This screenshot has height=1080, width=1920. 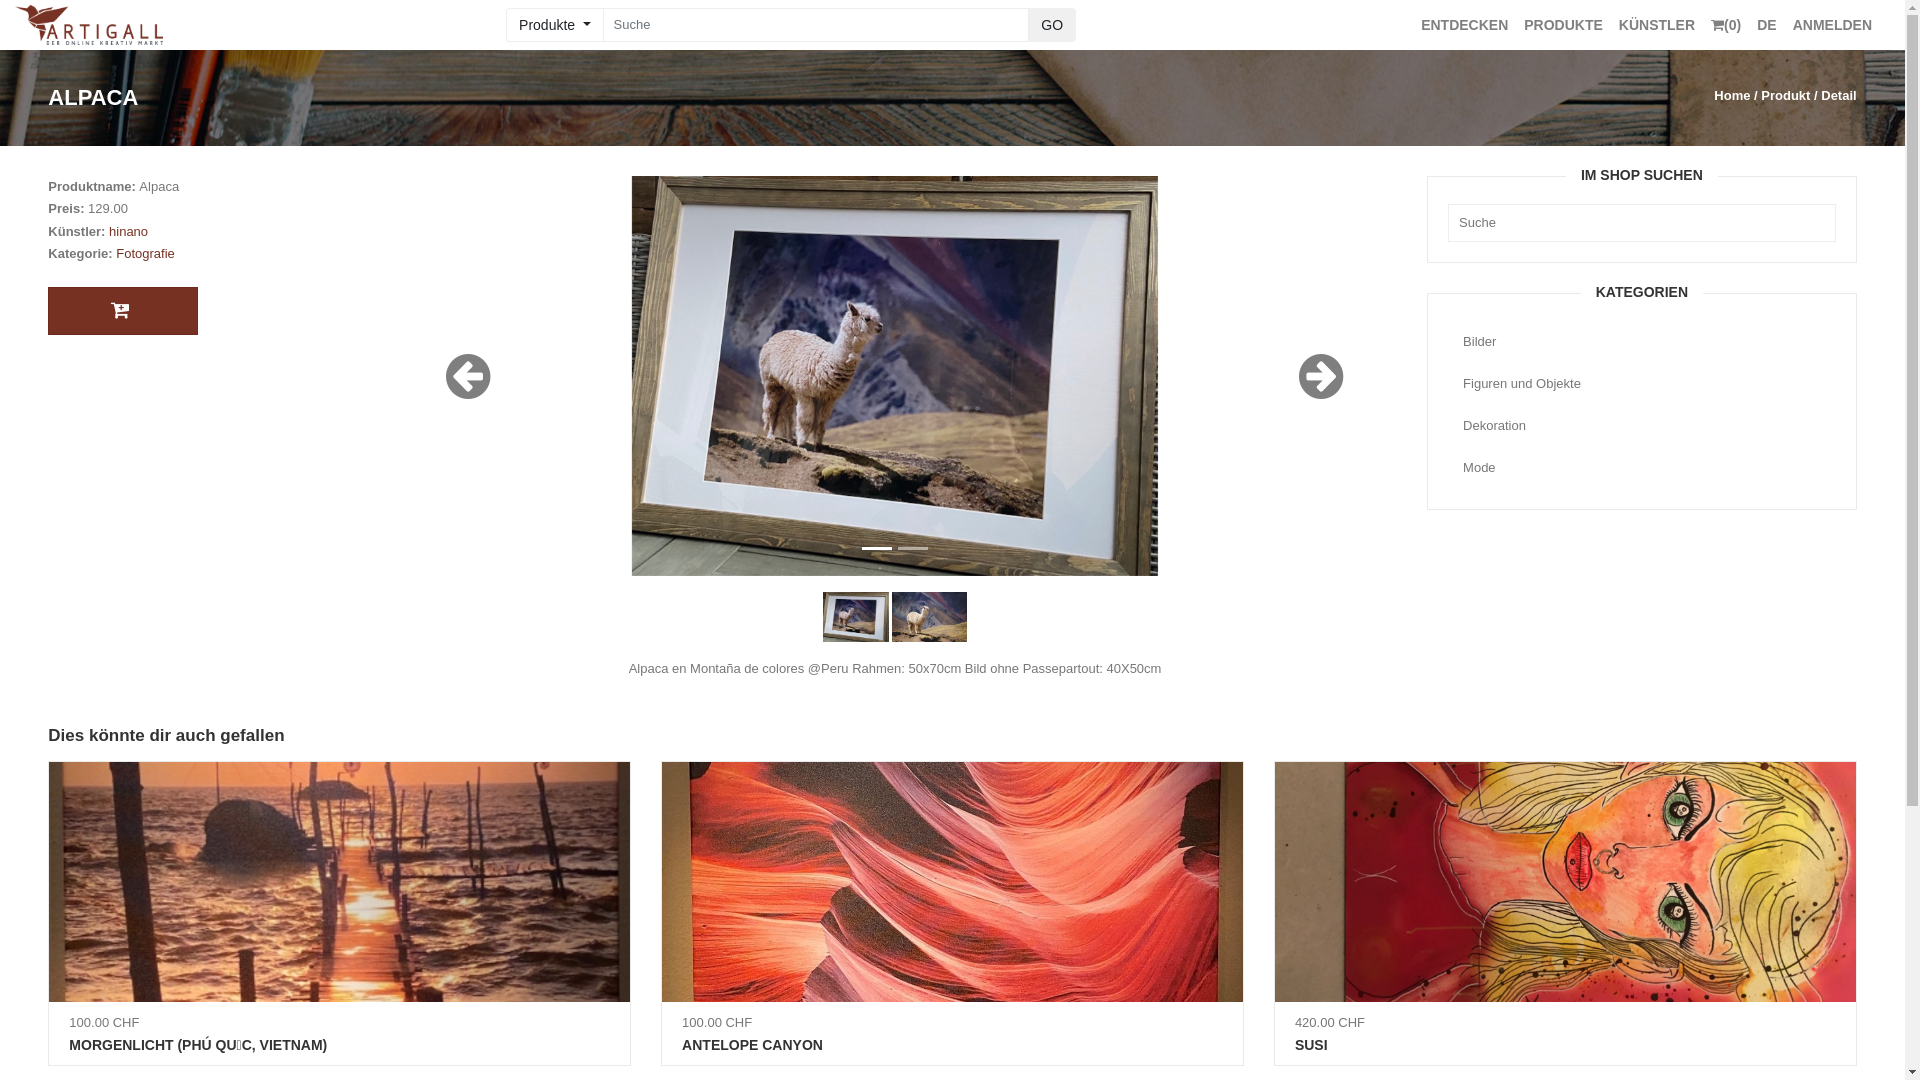 I want to click on 'ENTDECKEN', so click(x=1464, y=24).